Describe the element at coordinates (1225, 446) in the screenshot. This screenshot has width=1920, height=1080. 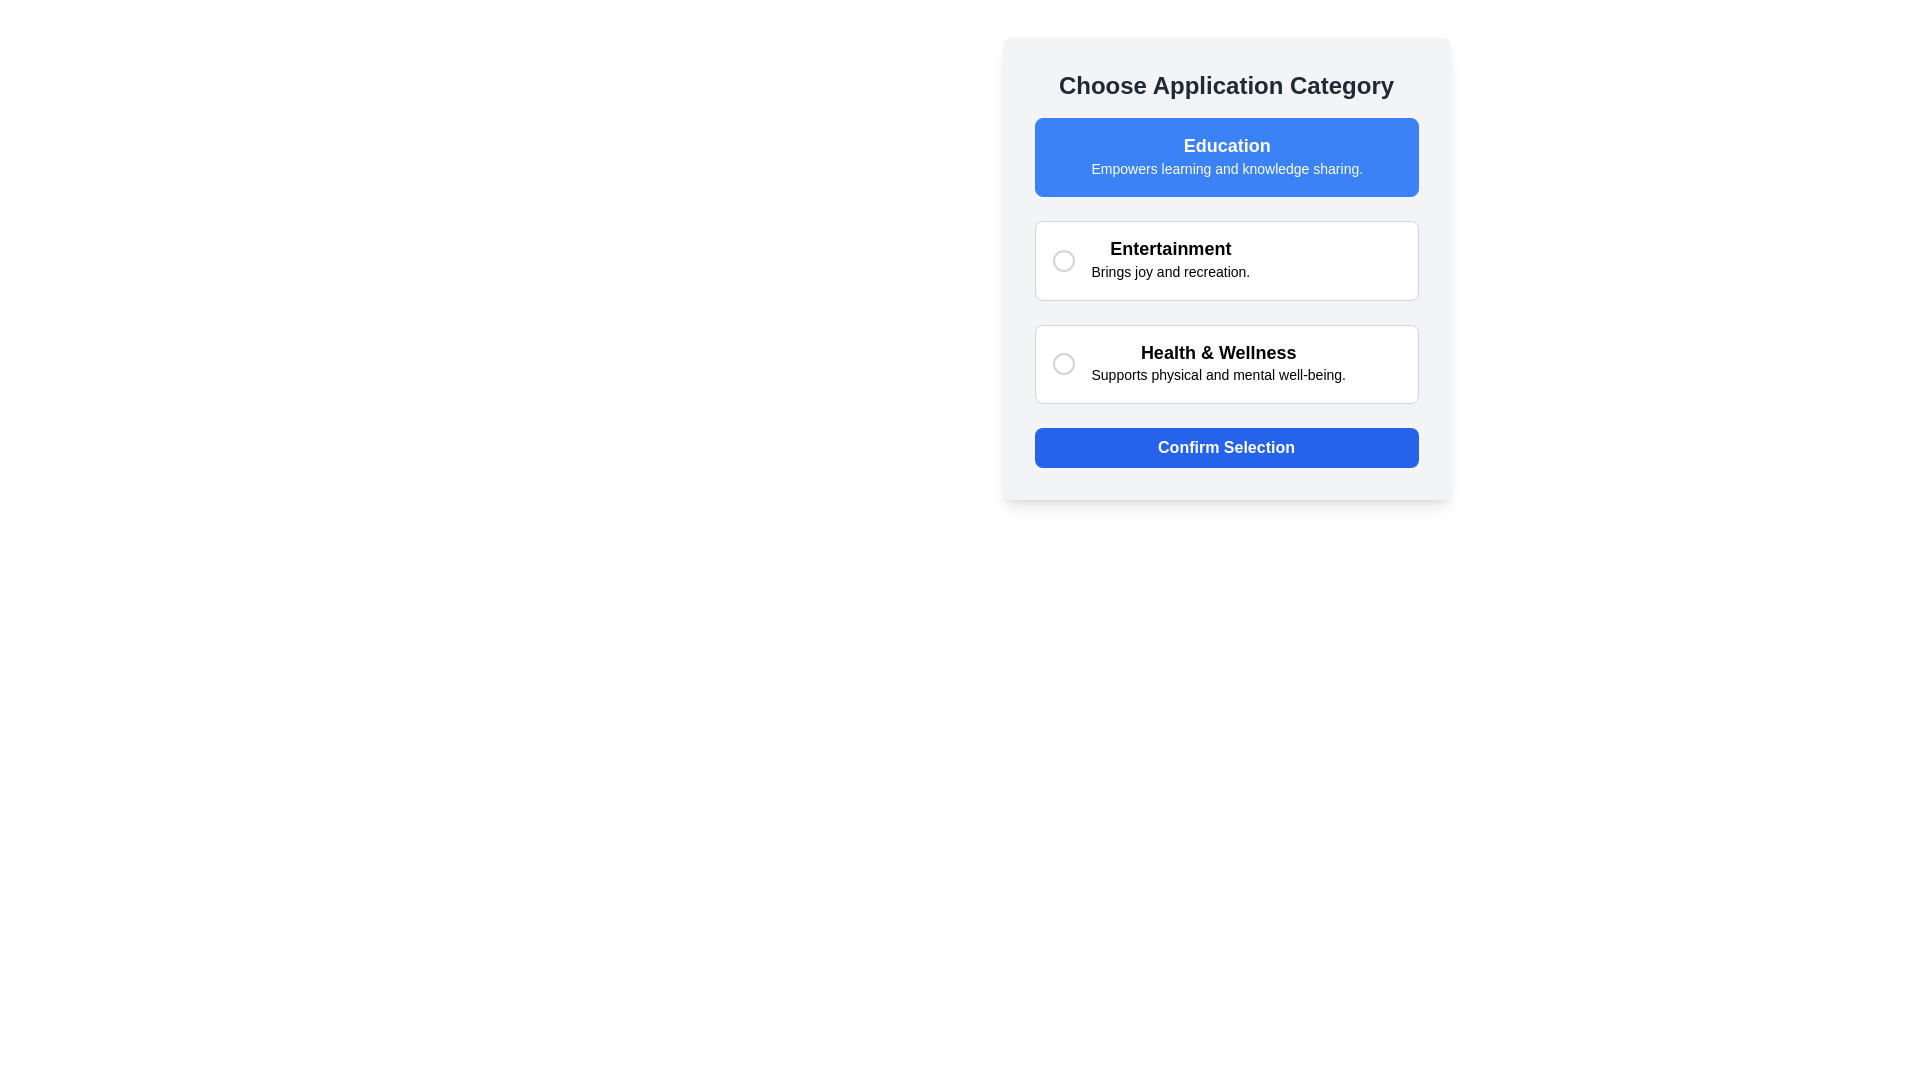
I see `the 'Confirm Selection' button, which is a rectangular button with rounded corners filled with vibrant blue color and bold white text, located beneath the 'Health & Wellness' option in the selection interface` at that location.